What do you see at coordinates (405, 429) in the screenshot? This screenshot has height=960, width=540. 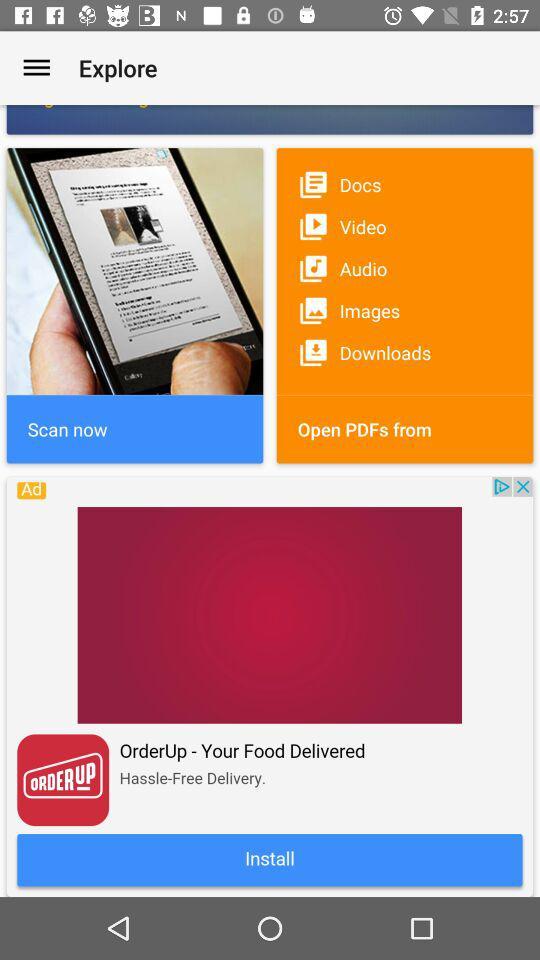 I see `open pdfs form` at bounding box center [405, 429].